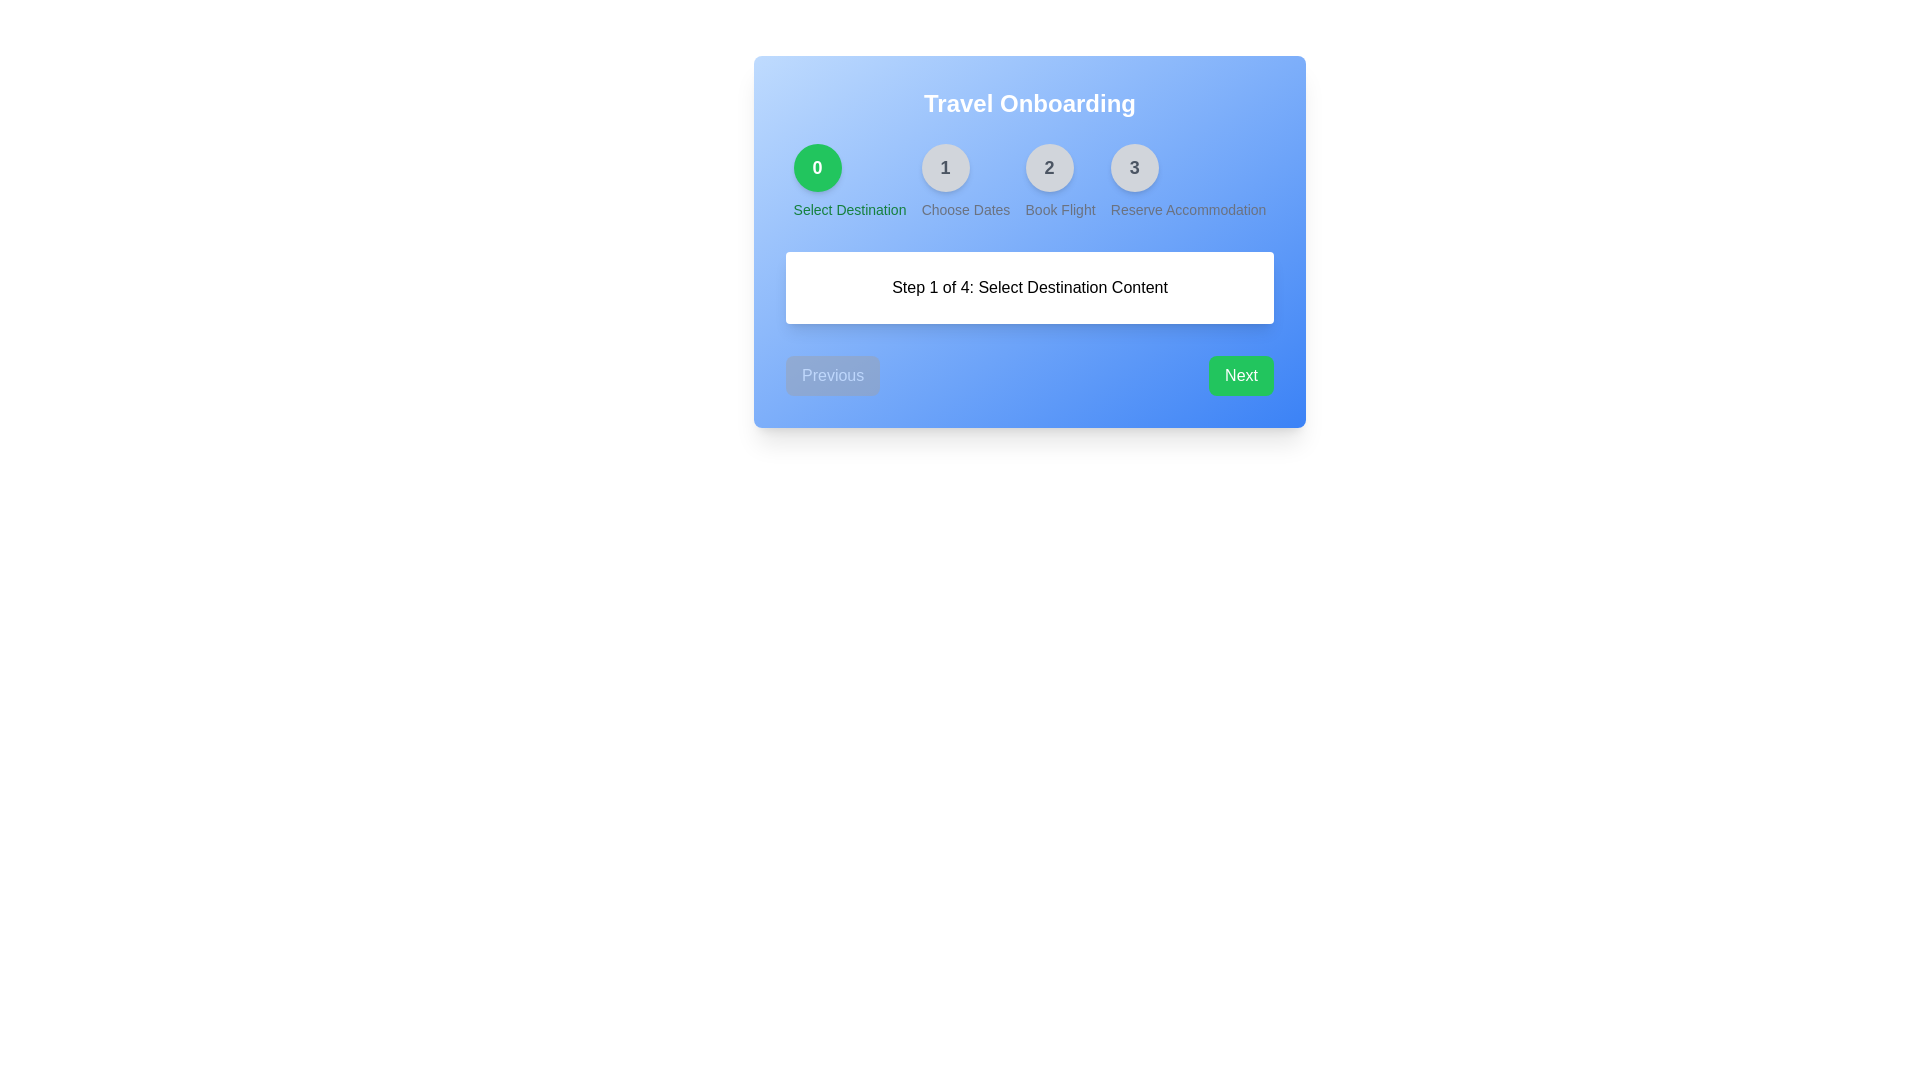 This screenshot has width=1920, height=1080. What do you see at coordinates (1240, 375) in the screenshot?
I see `the 'Next' button to proceed to the next step in the onboarding process` at bounding box center [1240, 375].